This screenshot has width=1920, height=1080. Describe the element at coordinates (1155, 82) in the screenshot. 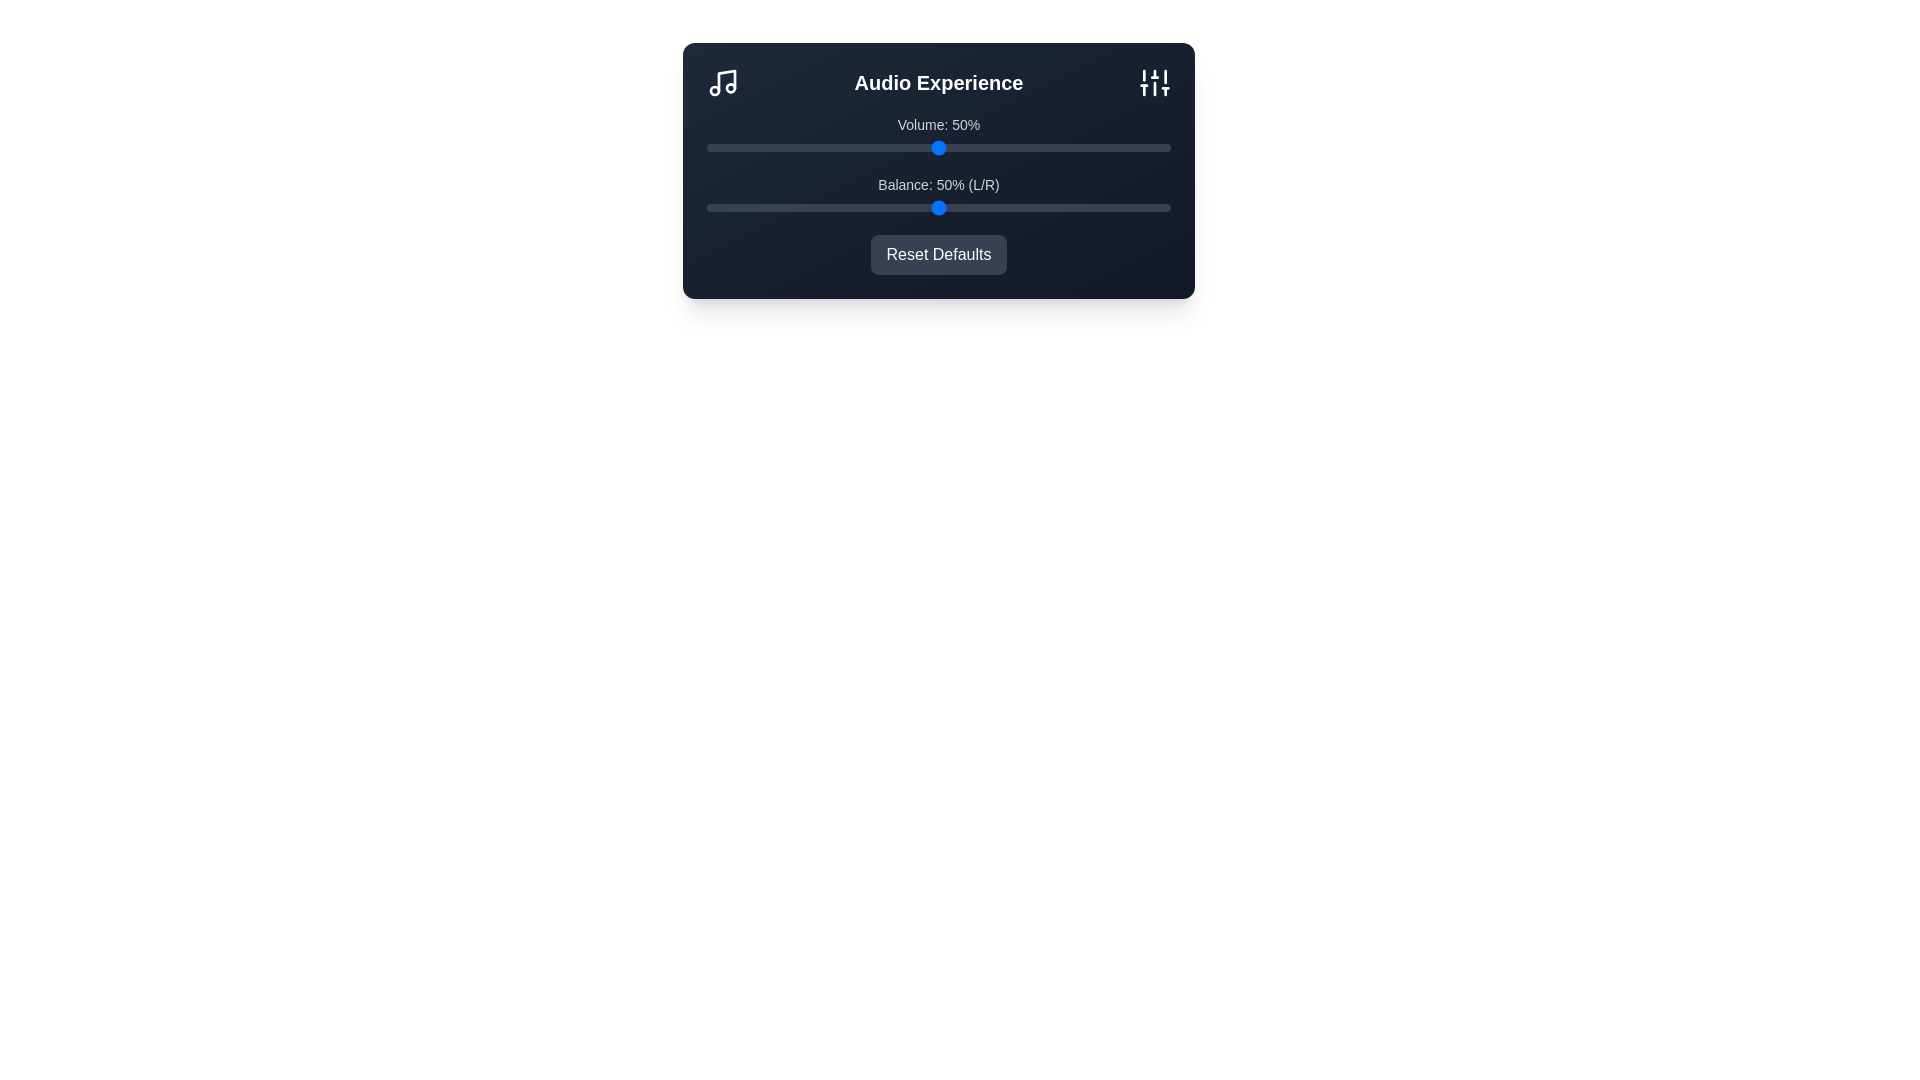

I see `the Sliders icon in the header` at that location.